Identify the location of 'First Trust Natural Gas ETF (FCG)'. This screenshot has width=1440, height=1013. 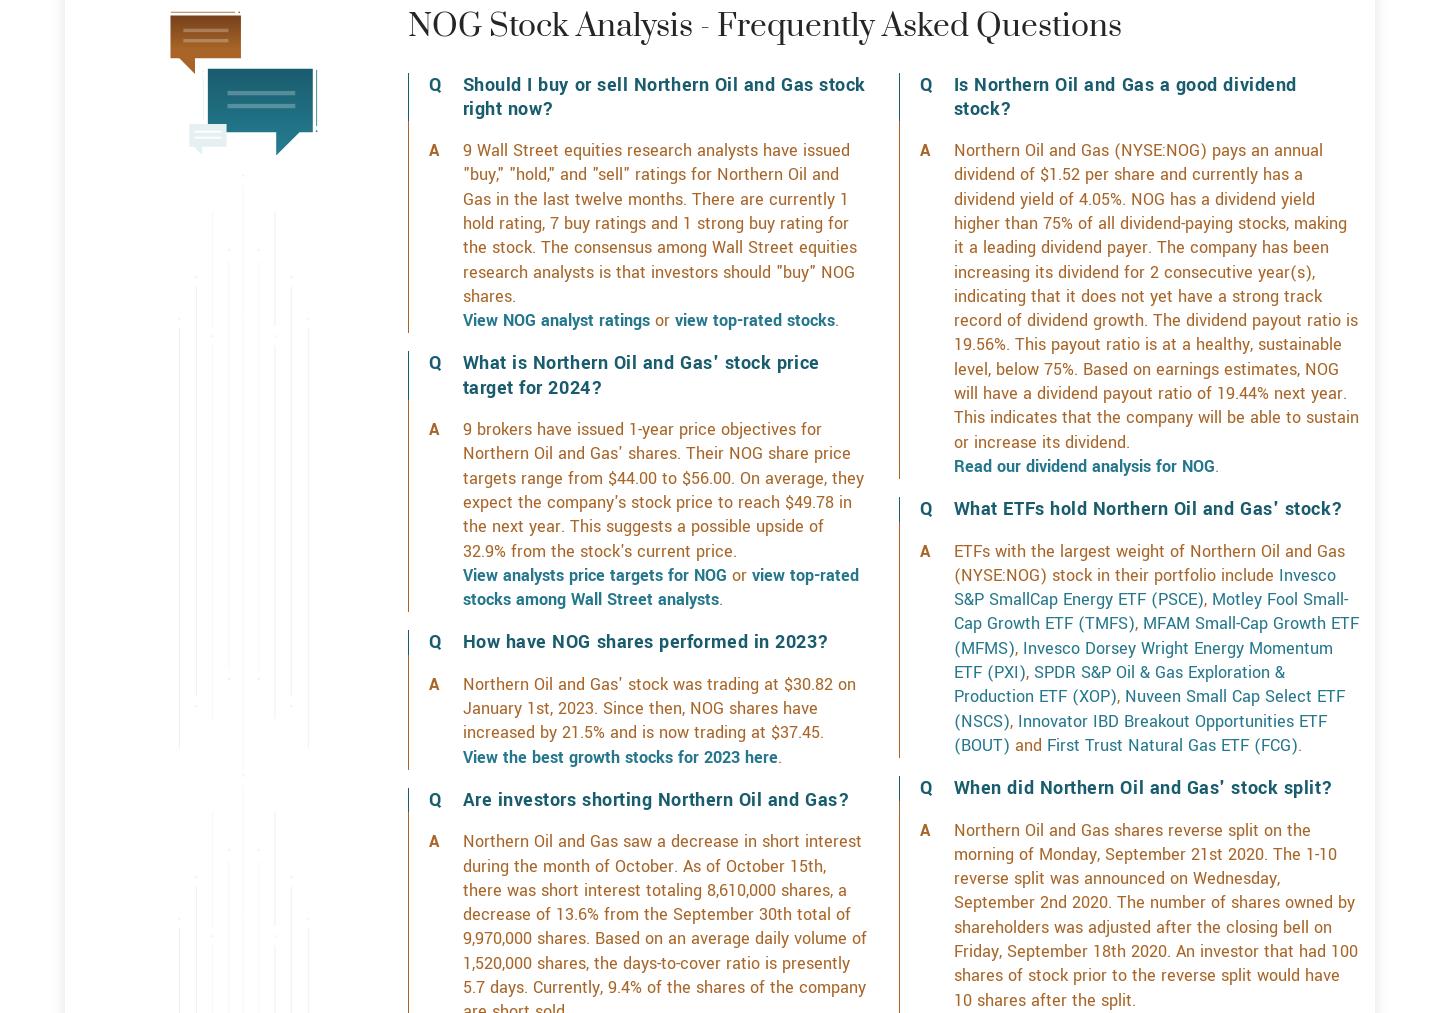
(1171, 815).